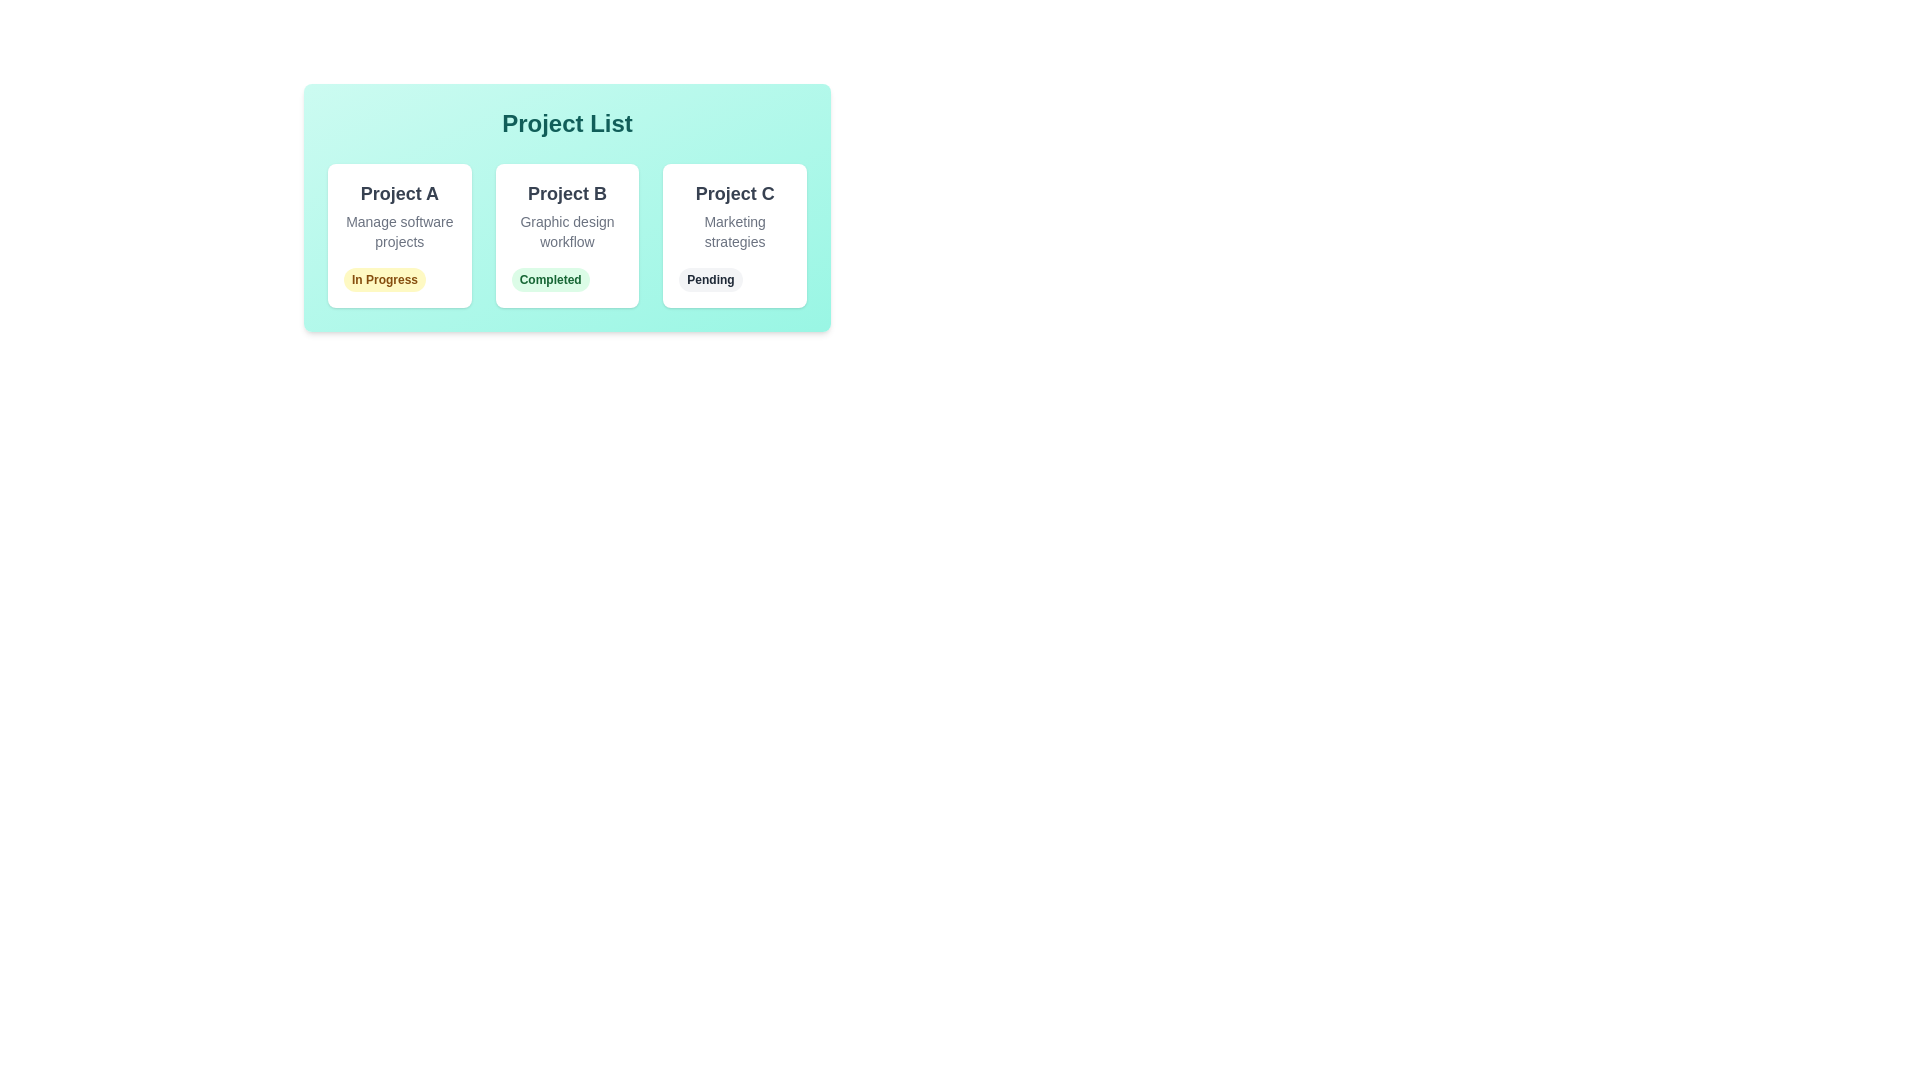  Describe the element at coordinates (399, 234) in the screenshot. I see `the card representing Project A to view its details` at that location.